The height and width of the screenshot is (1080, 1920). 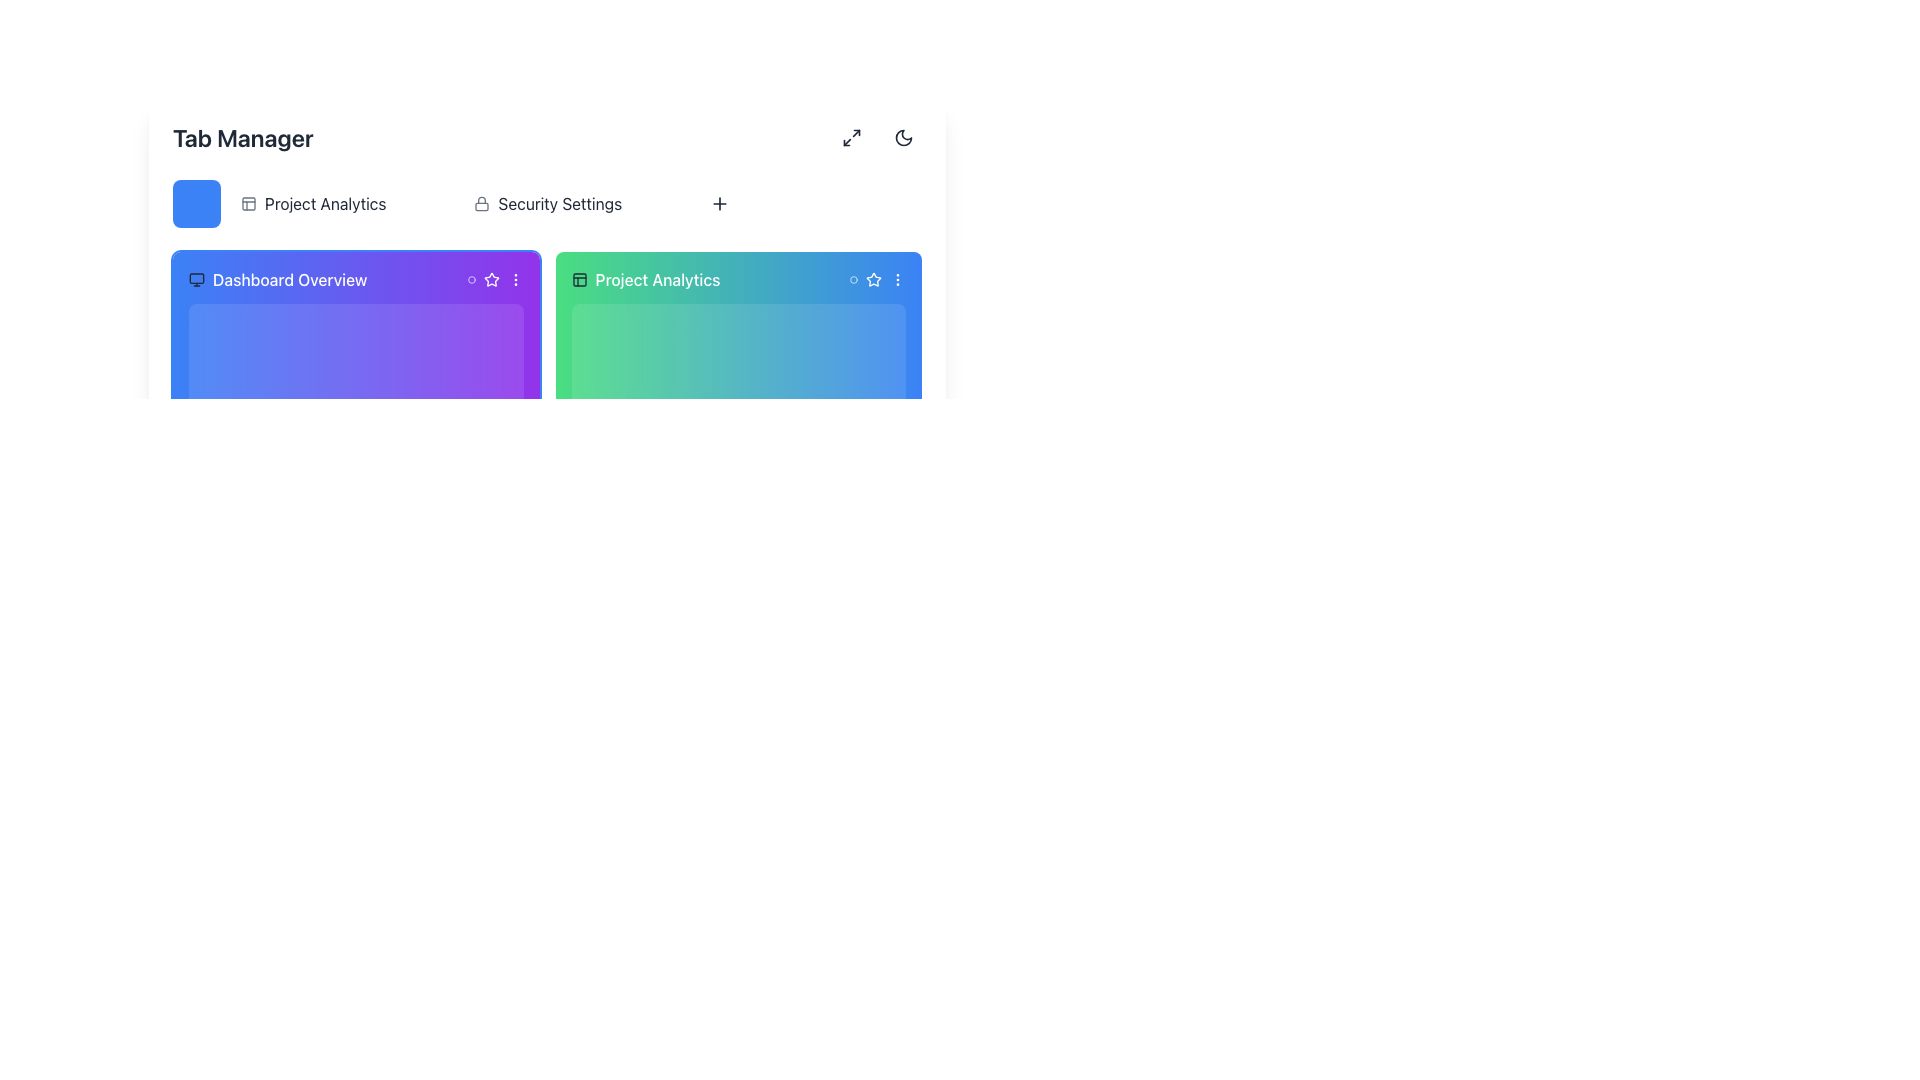 What do you see at coordinates (873, 280) in the screenshot?
I see `the second star icon in the top-right corner of the card labeled 'Project Analytics'` at bounding box center [873, 280].